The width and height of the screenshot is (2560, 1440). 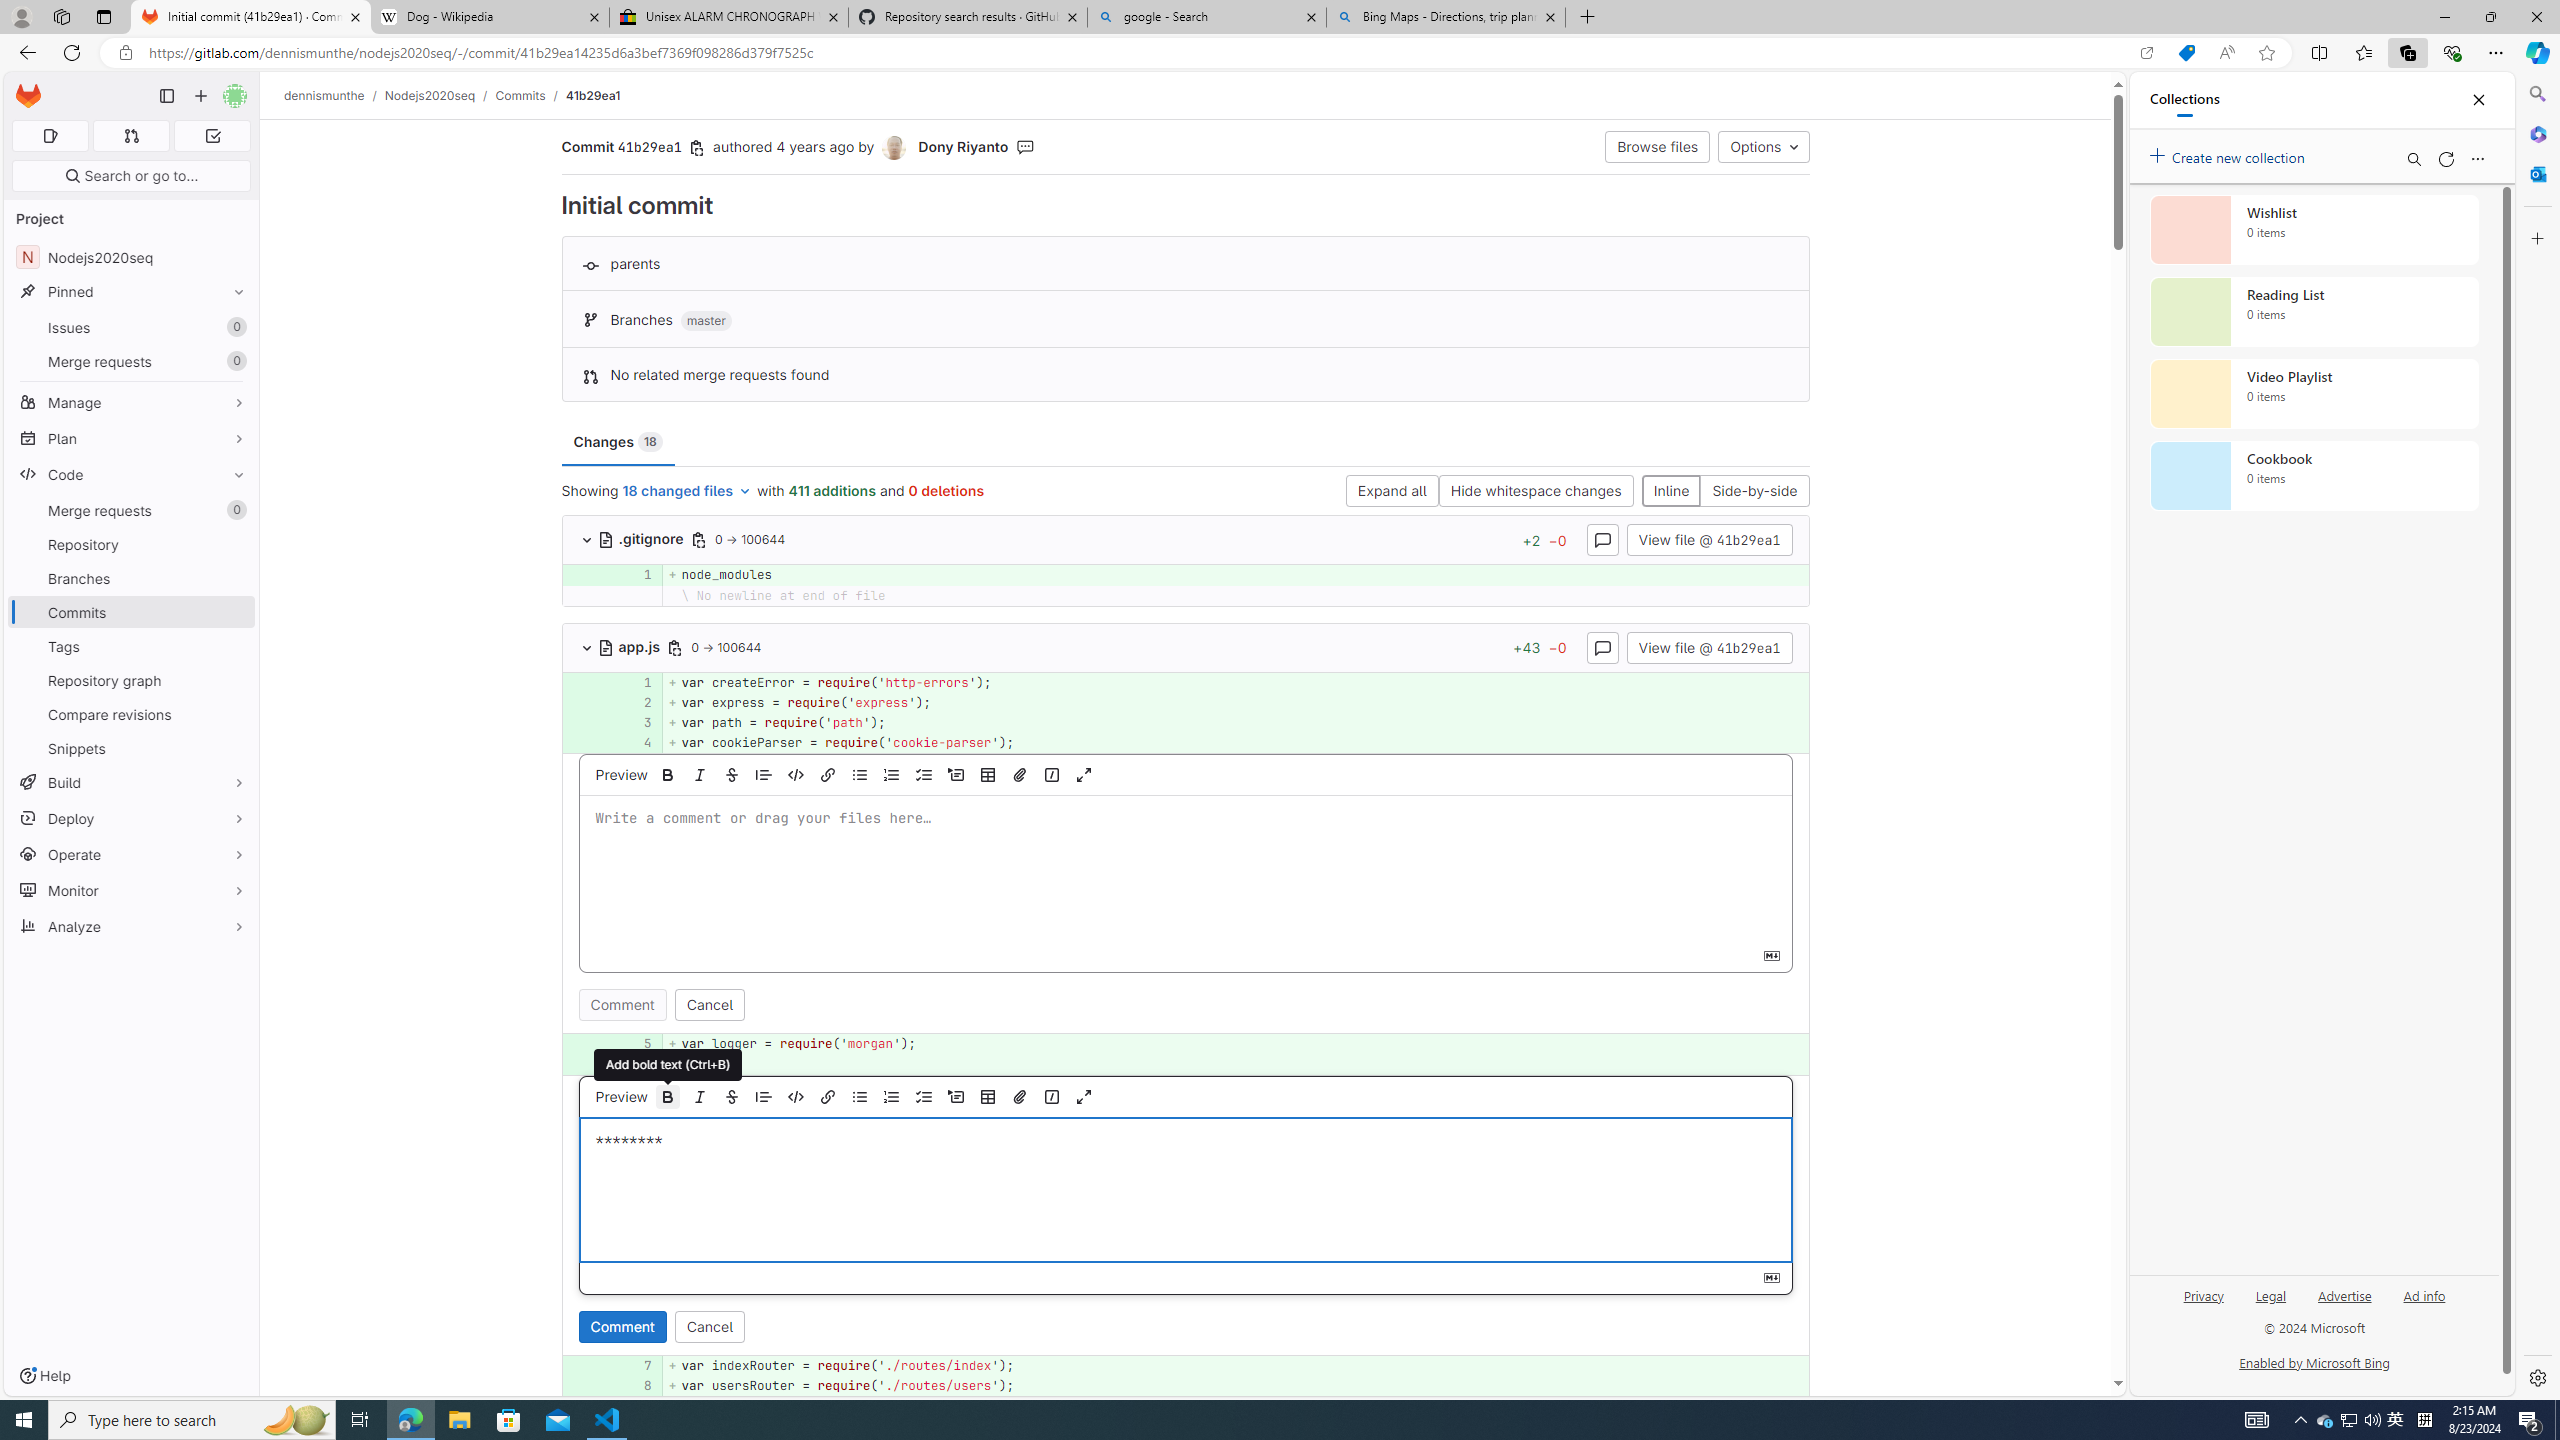 I want to click on 'Add a comment to this line', so click(x=562, y=1386).